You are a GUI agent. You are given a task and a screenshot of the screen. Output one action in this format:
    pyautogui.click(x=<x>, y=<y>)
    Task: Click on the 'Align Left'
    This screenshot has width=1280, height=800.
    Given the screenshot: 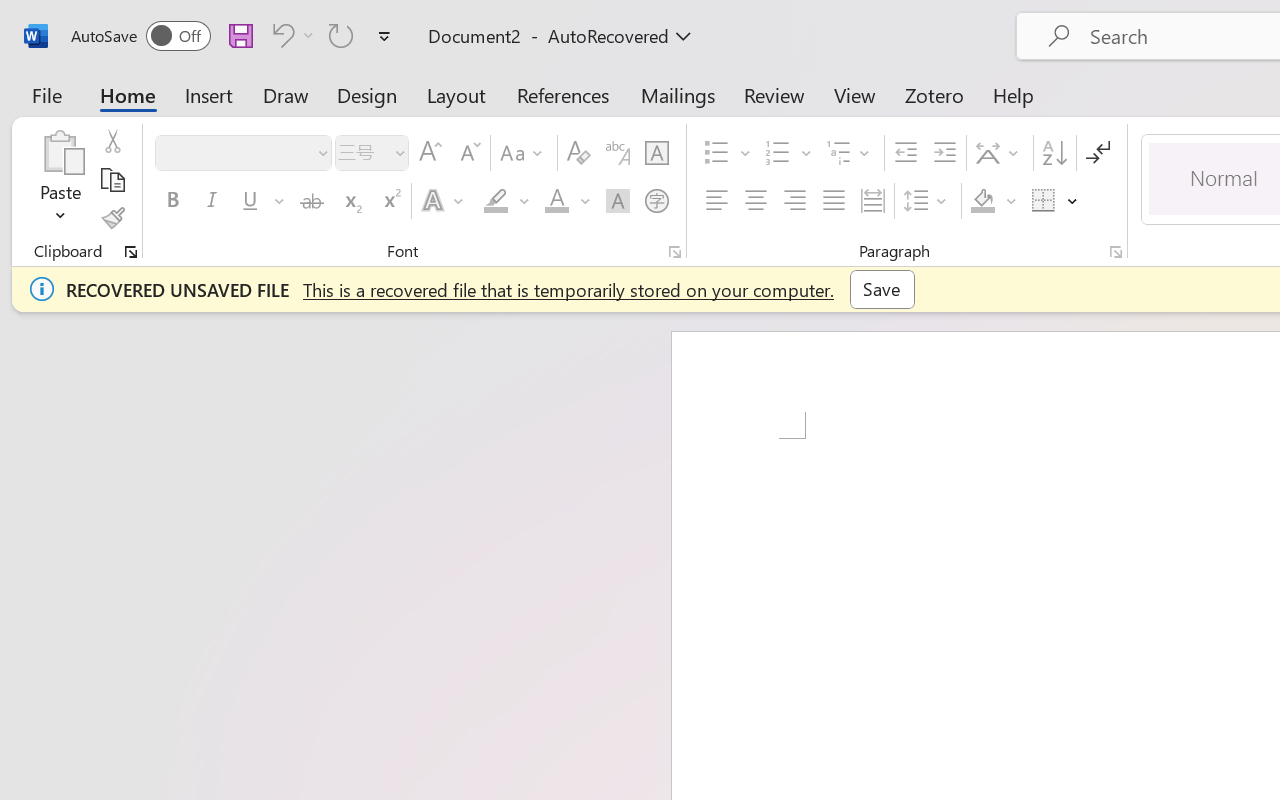 What is the action you would take?
    pyautogui.click(x=716, y=201)
    